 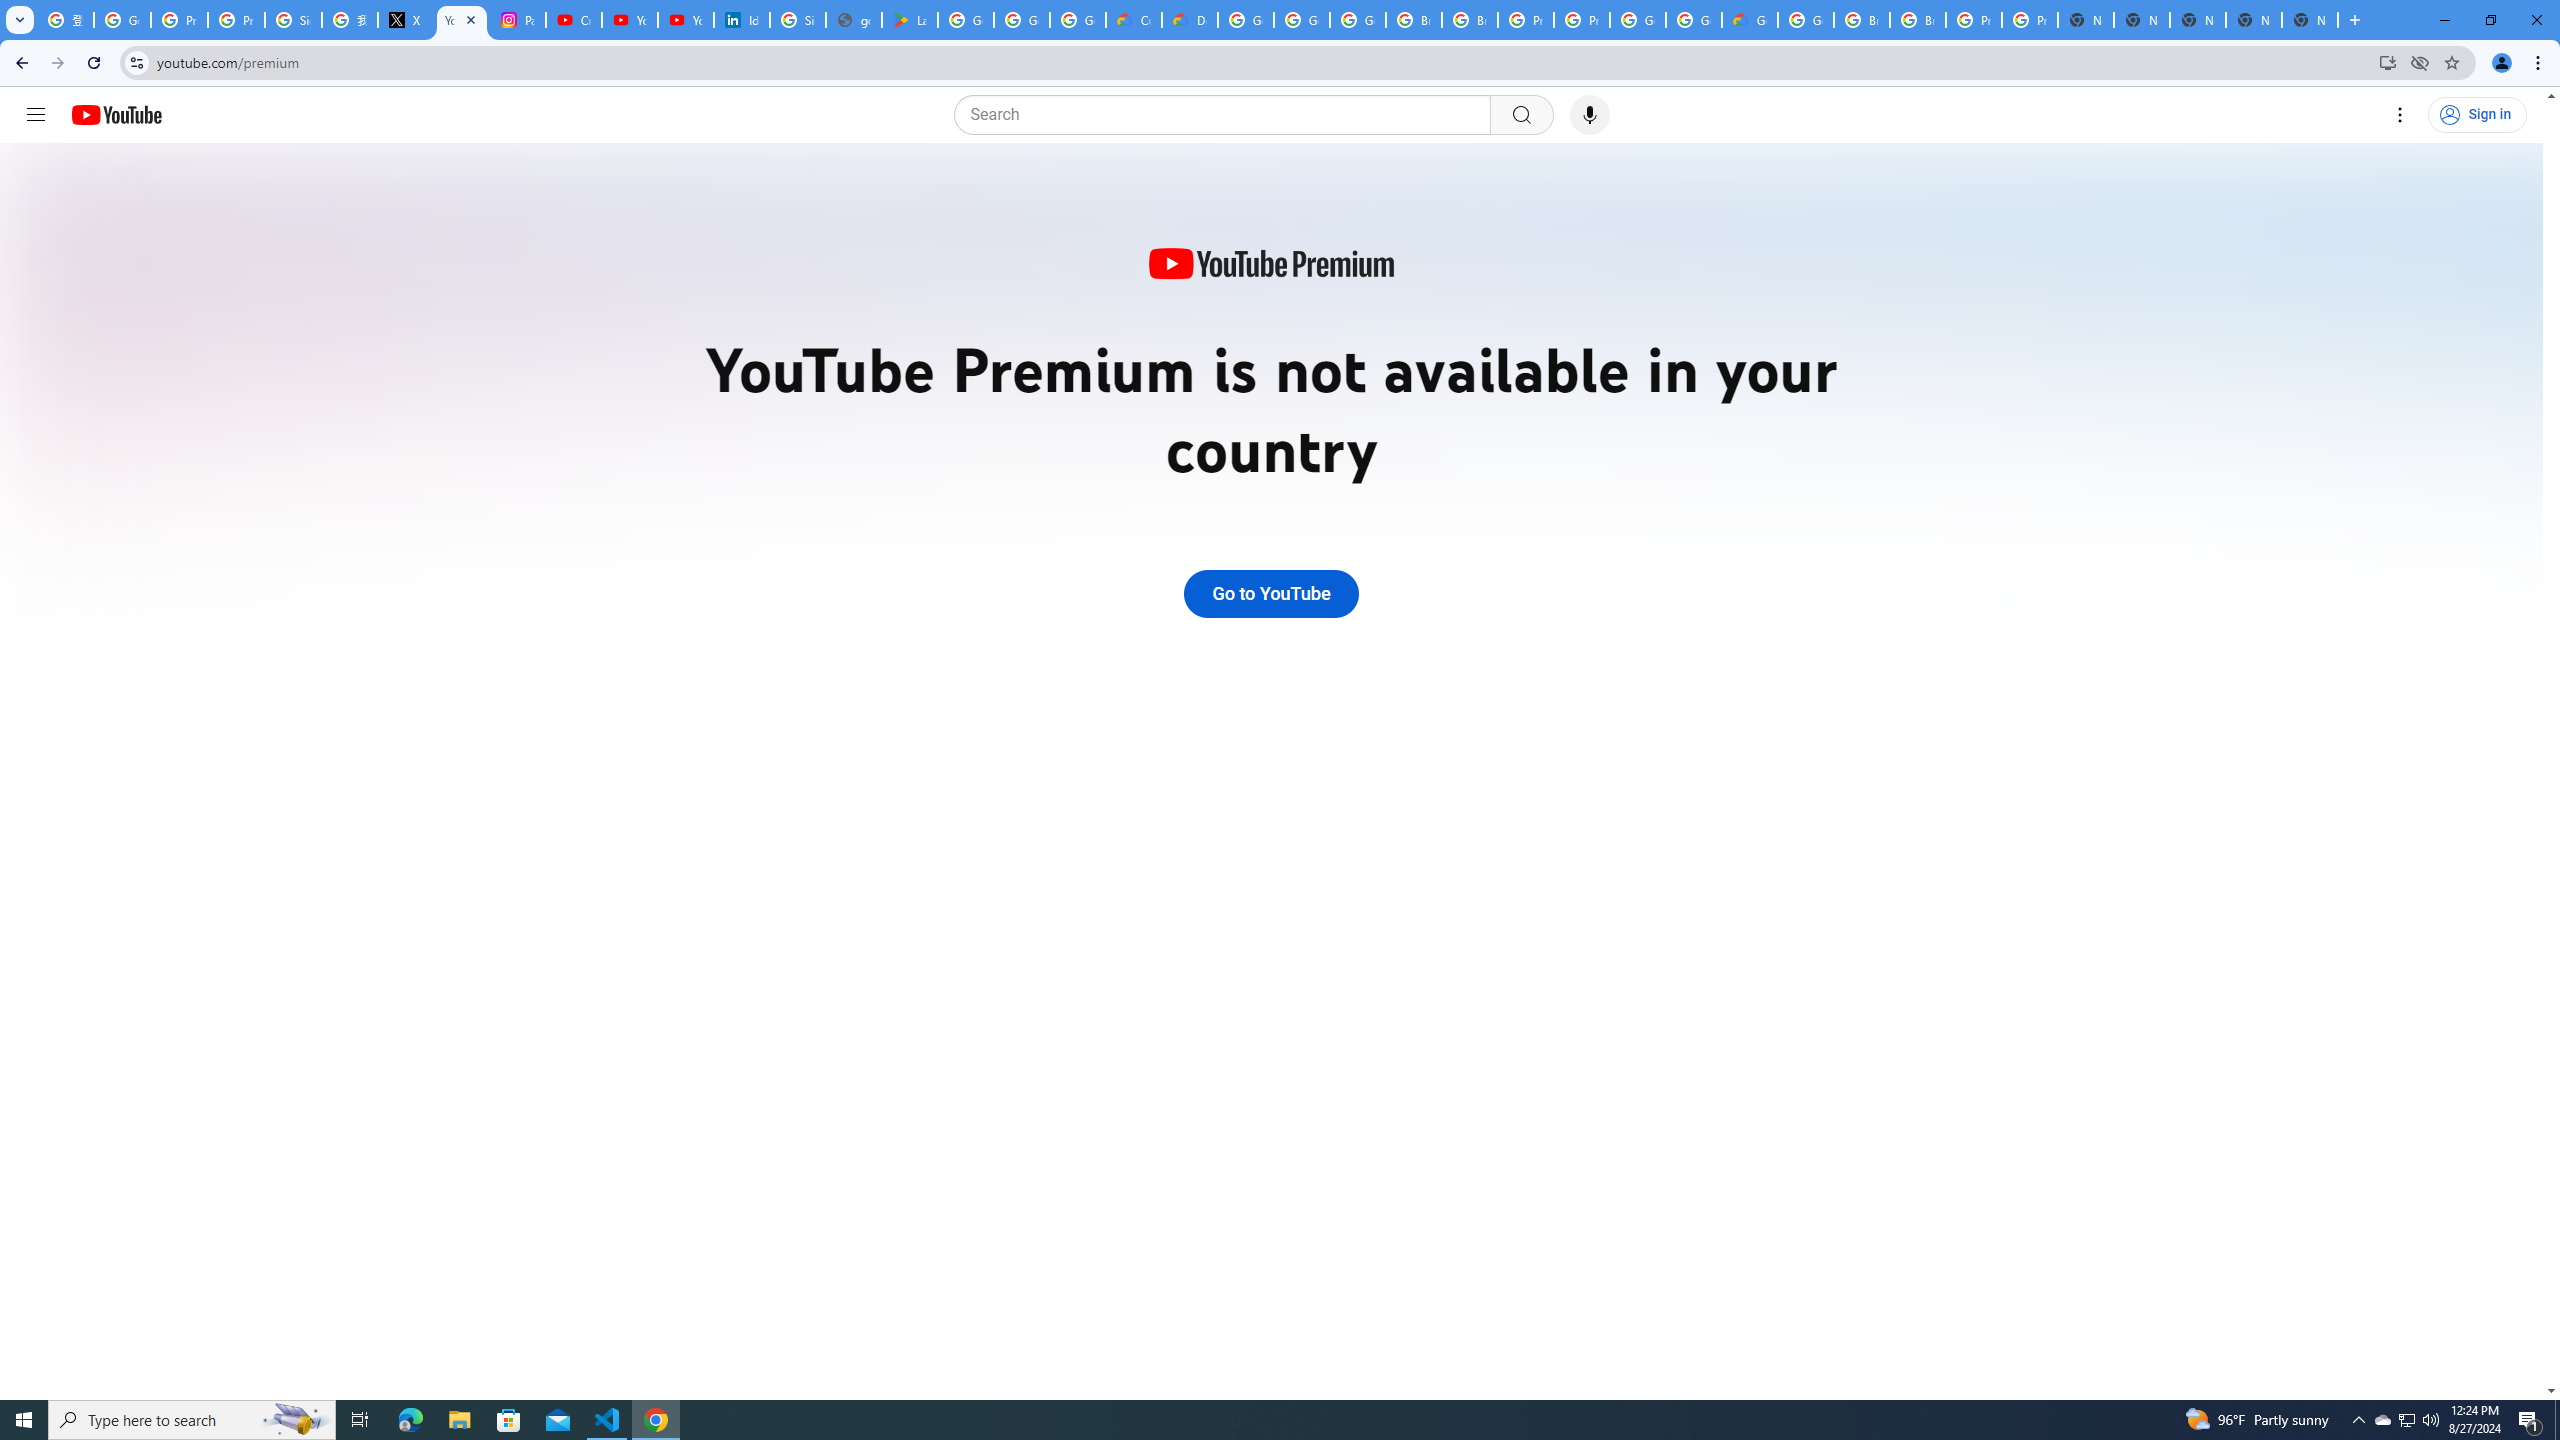 I want to click on 'New Tab', so click(x=2310, y=19).